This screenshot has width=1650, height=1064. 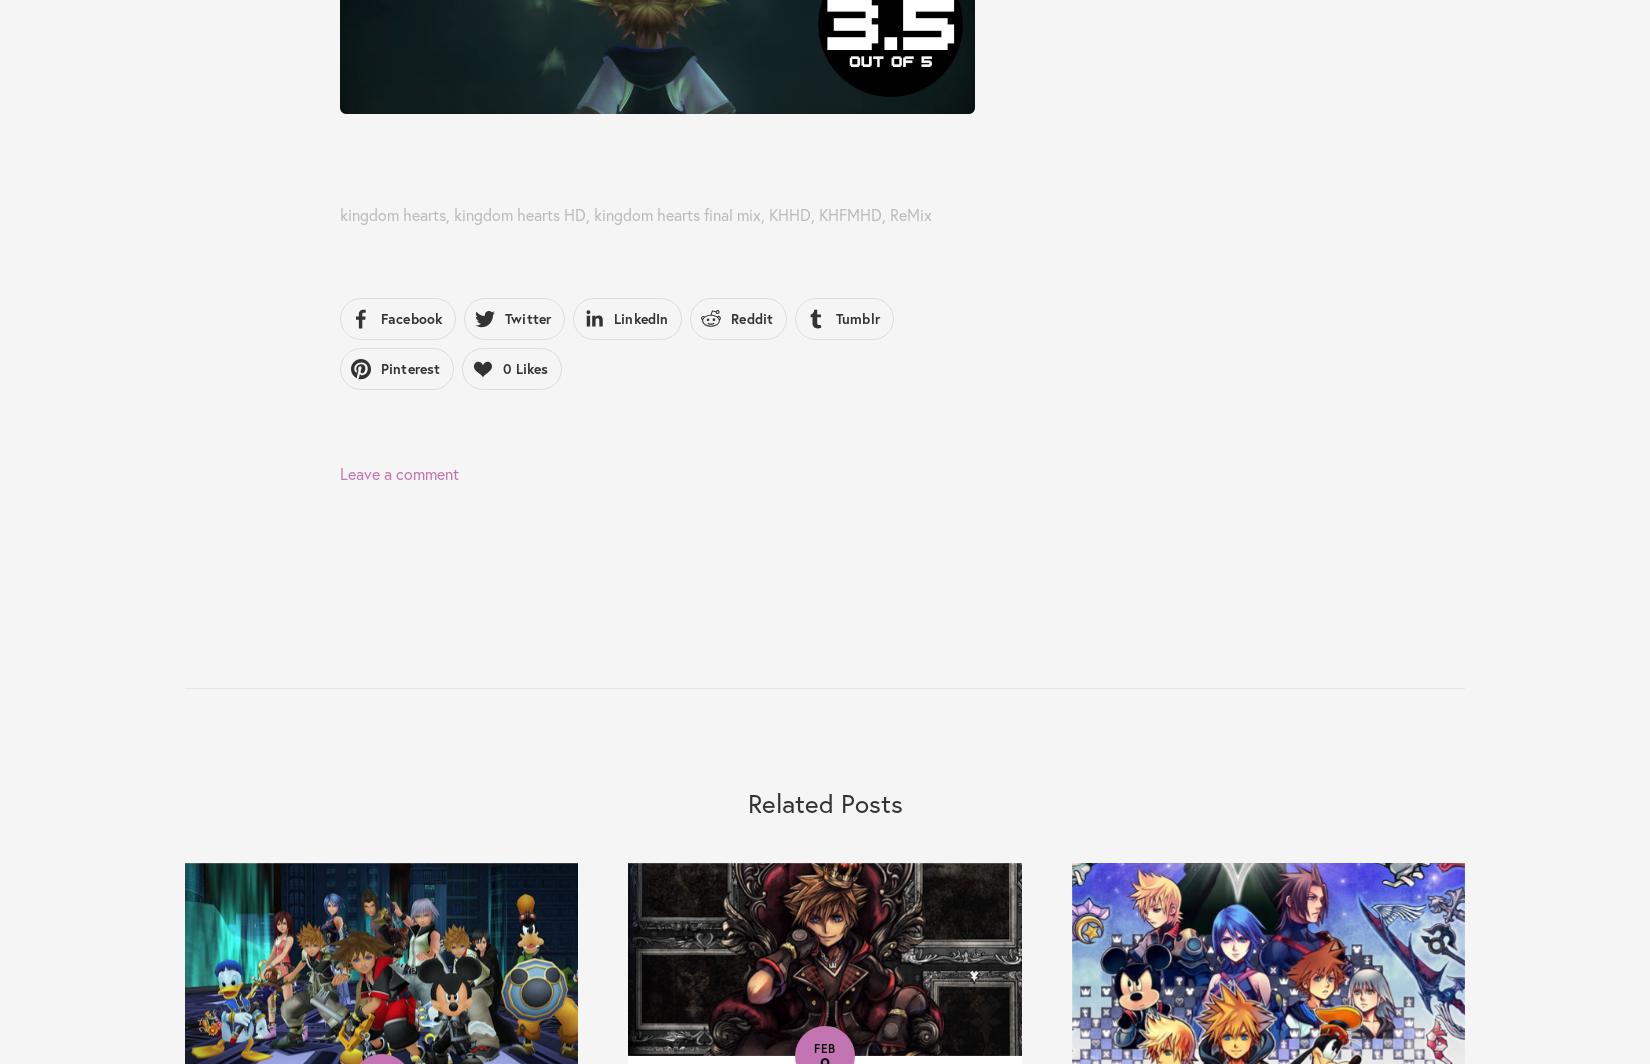 I want to click on 'Twitter', so click(x=527, y=318).